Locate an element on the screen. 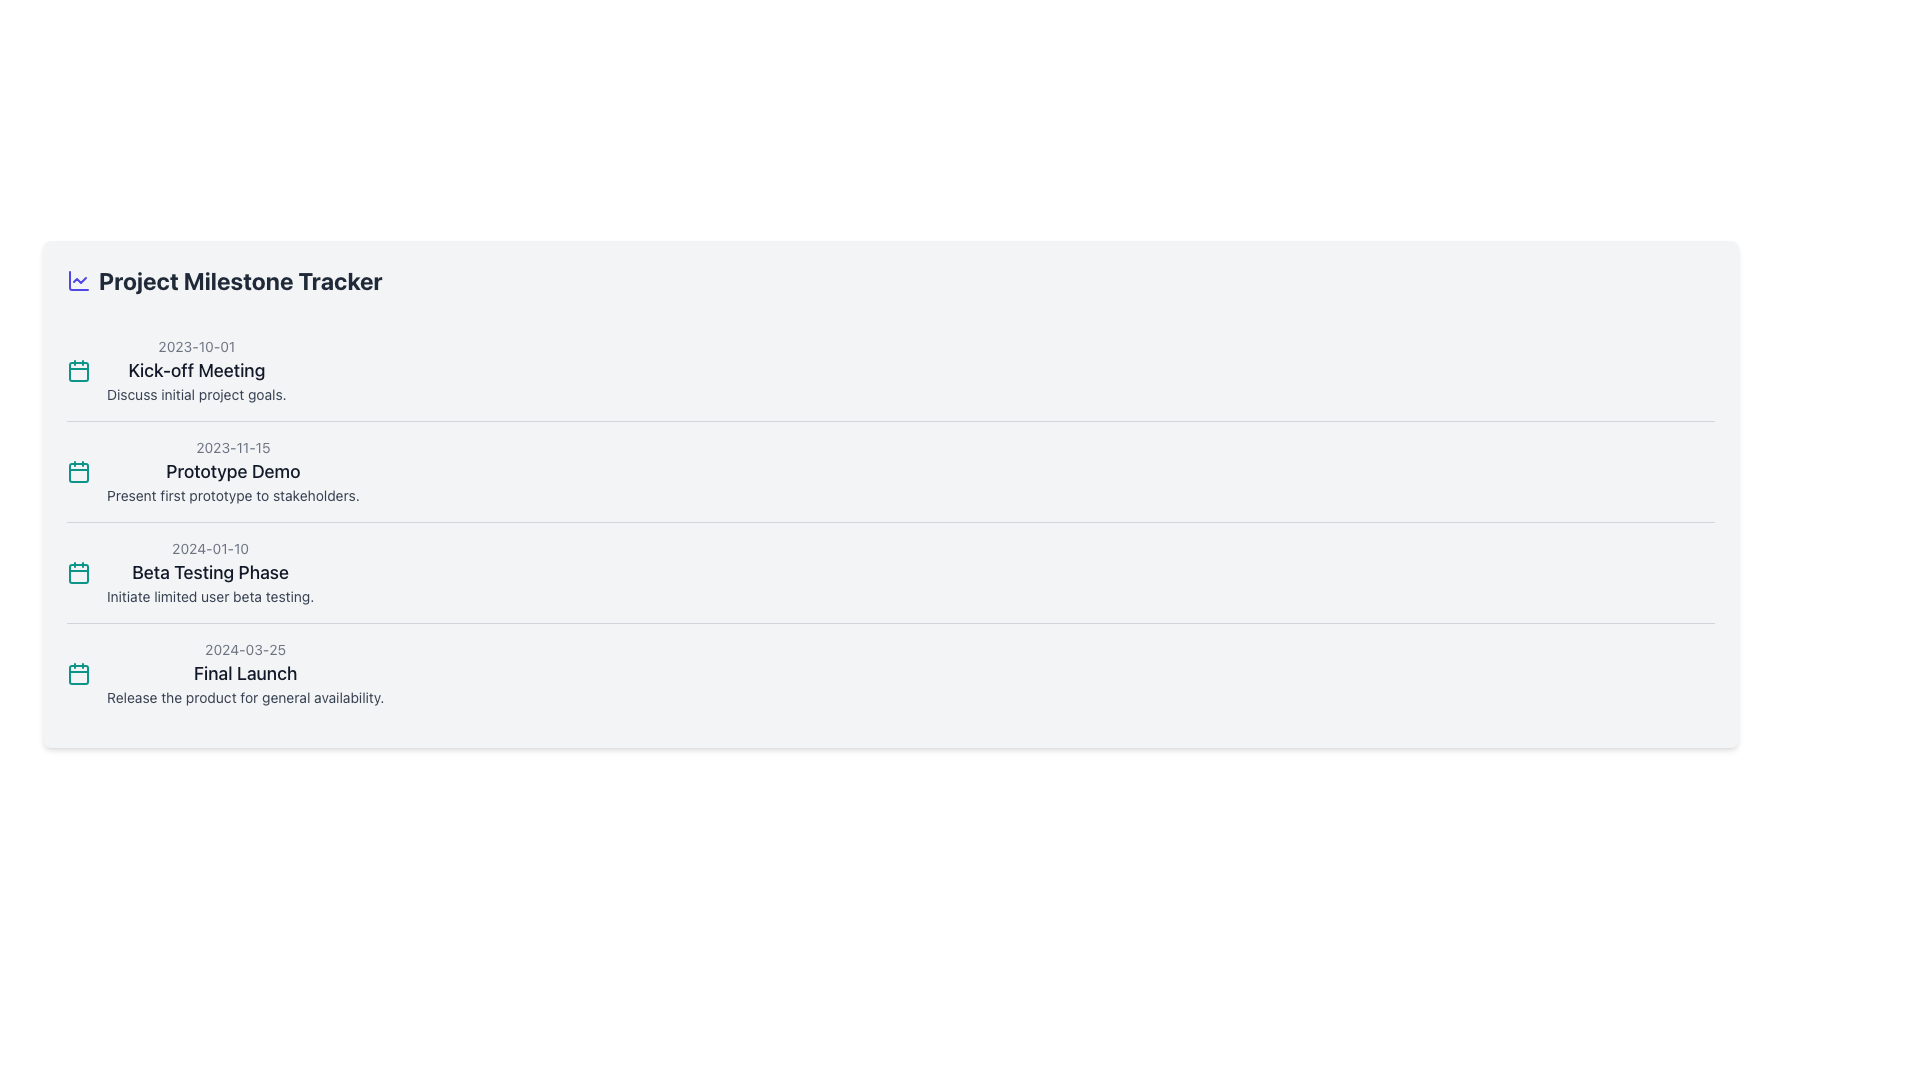  the Text Label indicating 'Beta Testing Phase', which is positioned below the date '2024-01-10' and above the description 'Initiate limited user beta testing.' is located at coordinates (210, 573).